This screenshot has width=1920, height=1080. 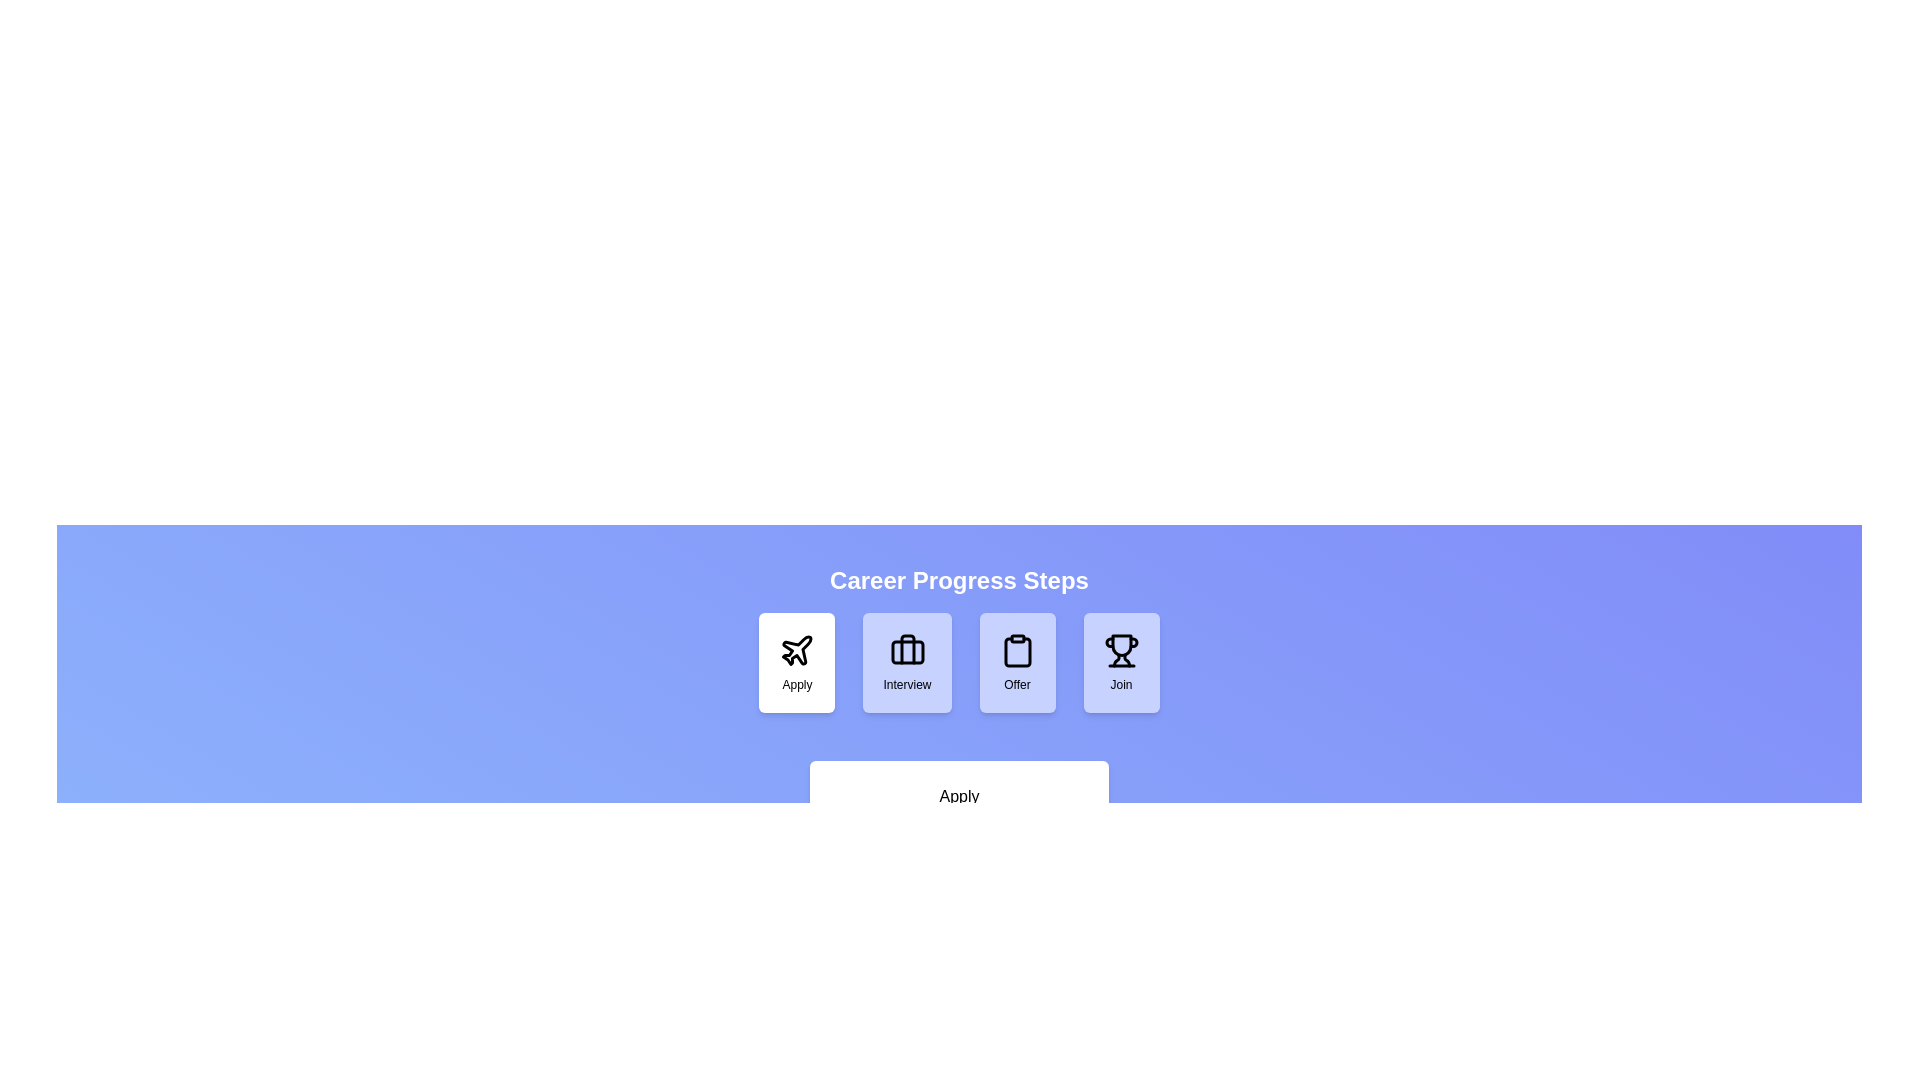 I want to click on the icon corresponding to the career step Interview, so click(x=906, y=663).